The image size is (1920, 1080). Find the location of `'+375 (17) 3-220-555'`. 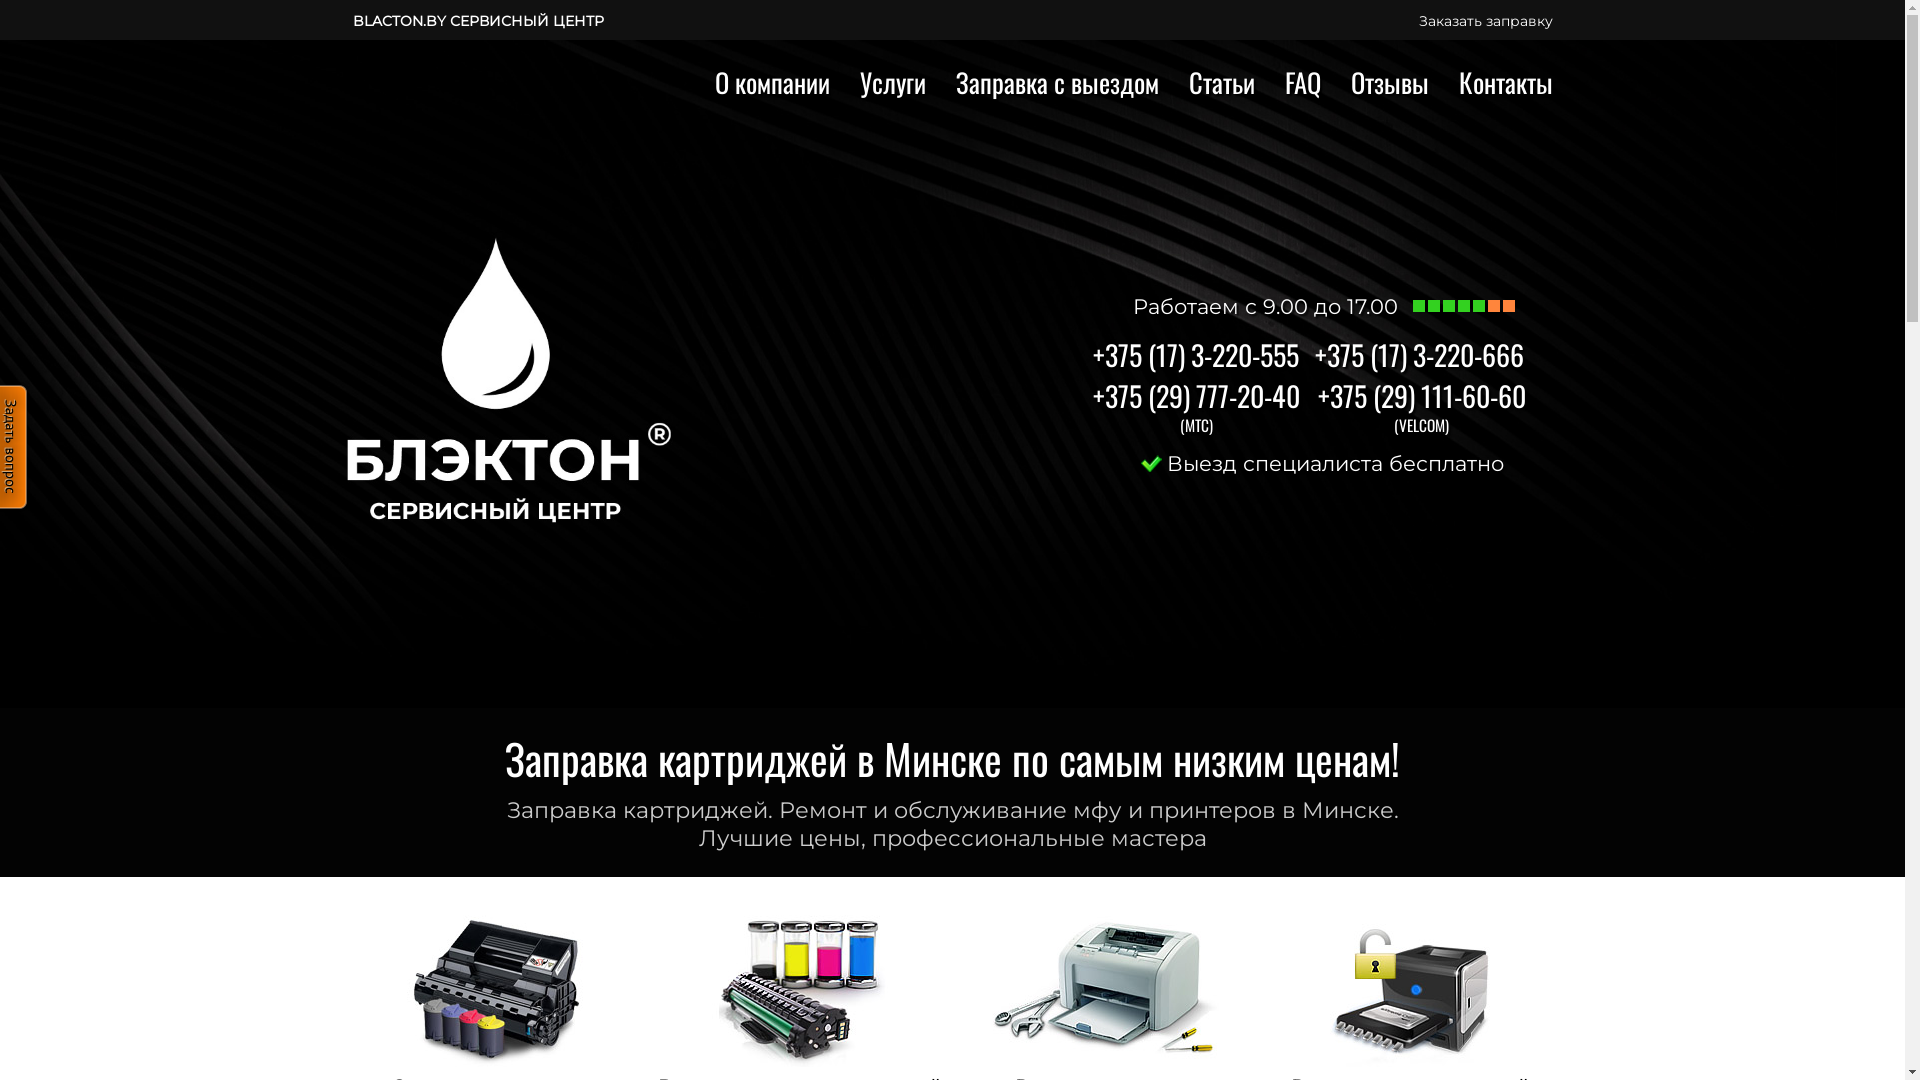

'+375 (17) 3-220-555' is located at coordinates (1090, 353).